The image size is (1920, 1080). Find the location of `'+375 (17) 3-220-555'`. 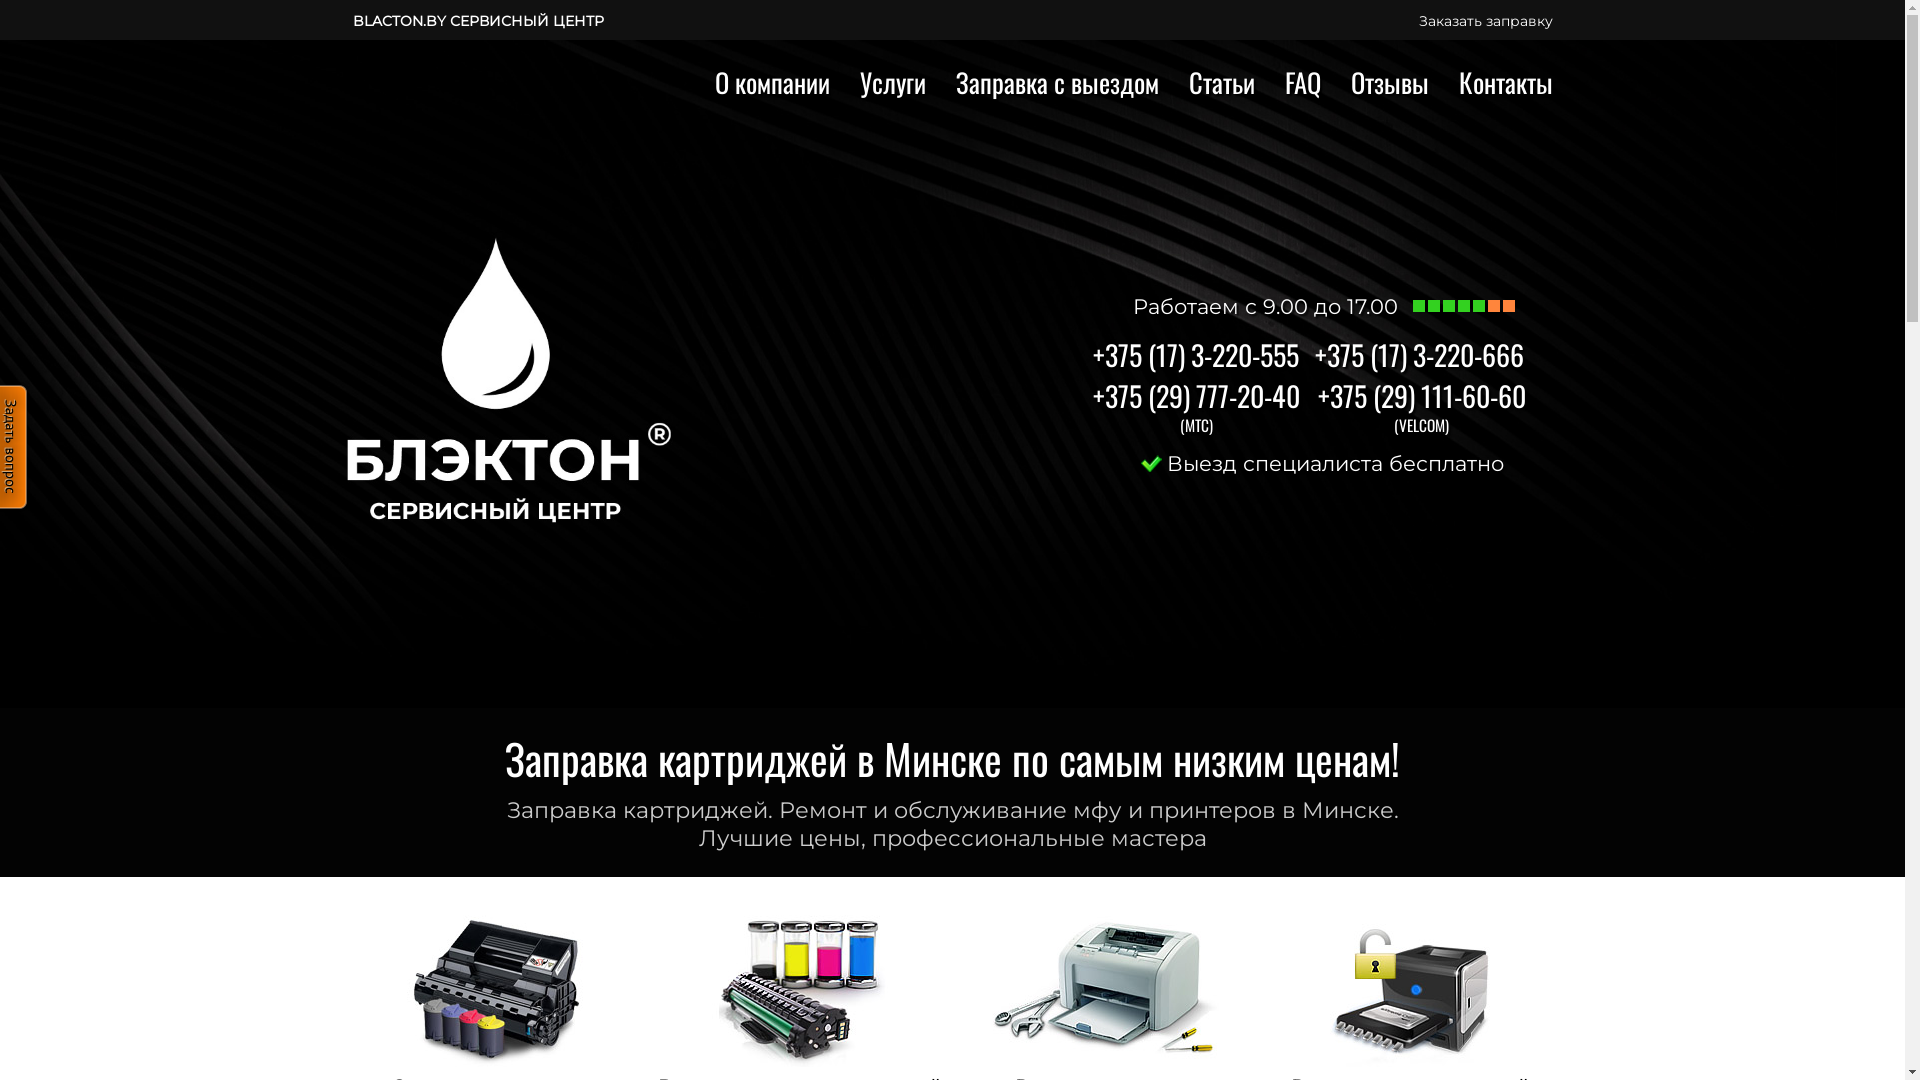

'+375 (17) 3-220-555' is located at coordinates (1090, 353).